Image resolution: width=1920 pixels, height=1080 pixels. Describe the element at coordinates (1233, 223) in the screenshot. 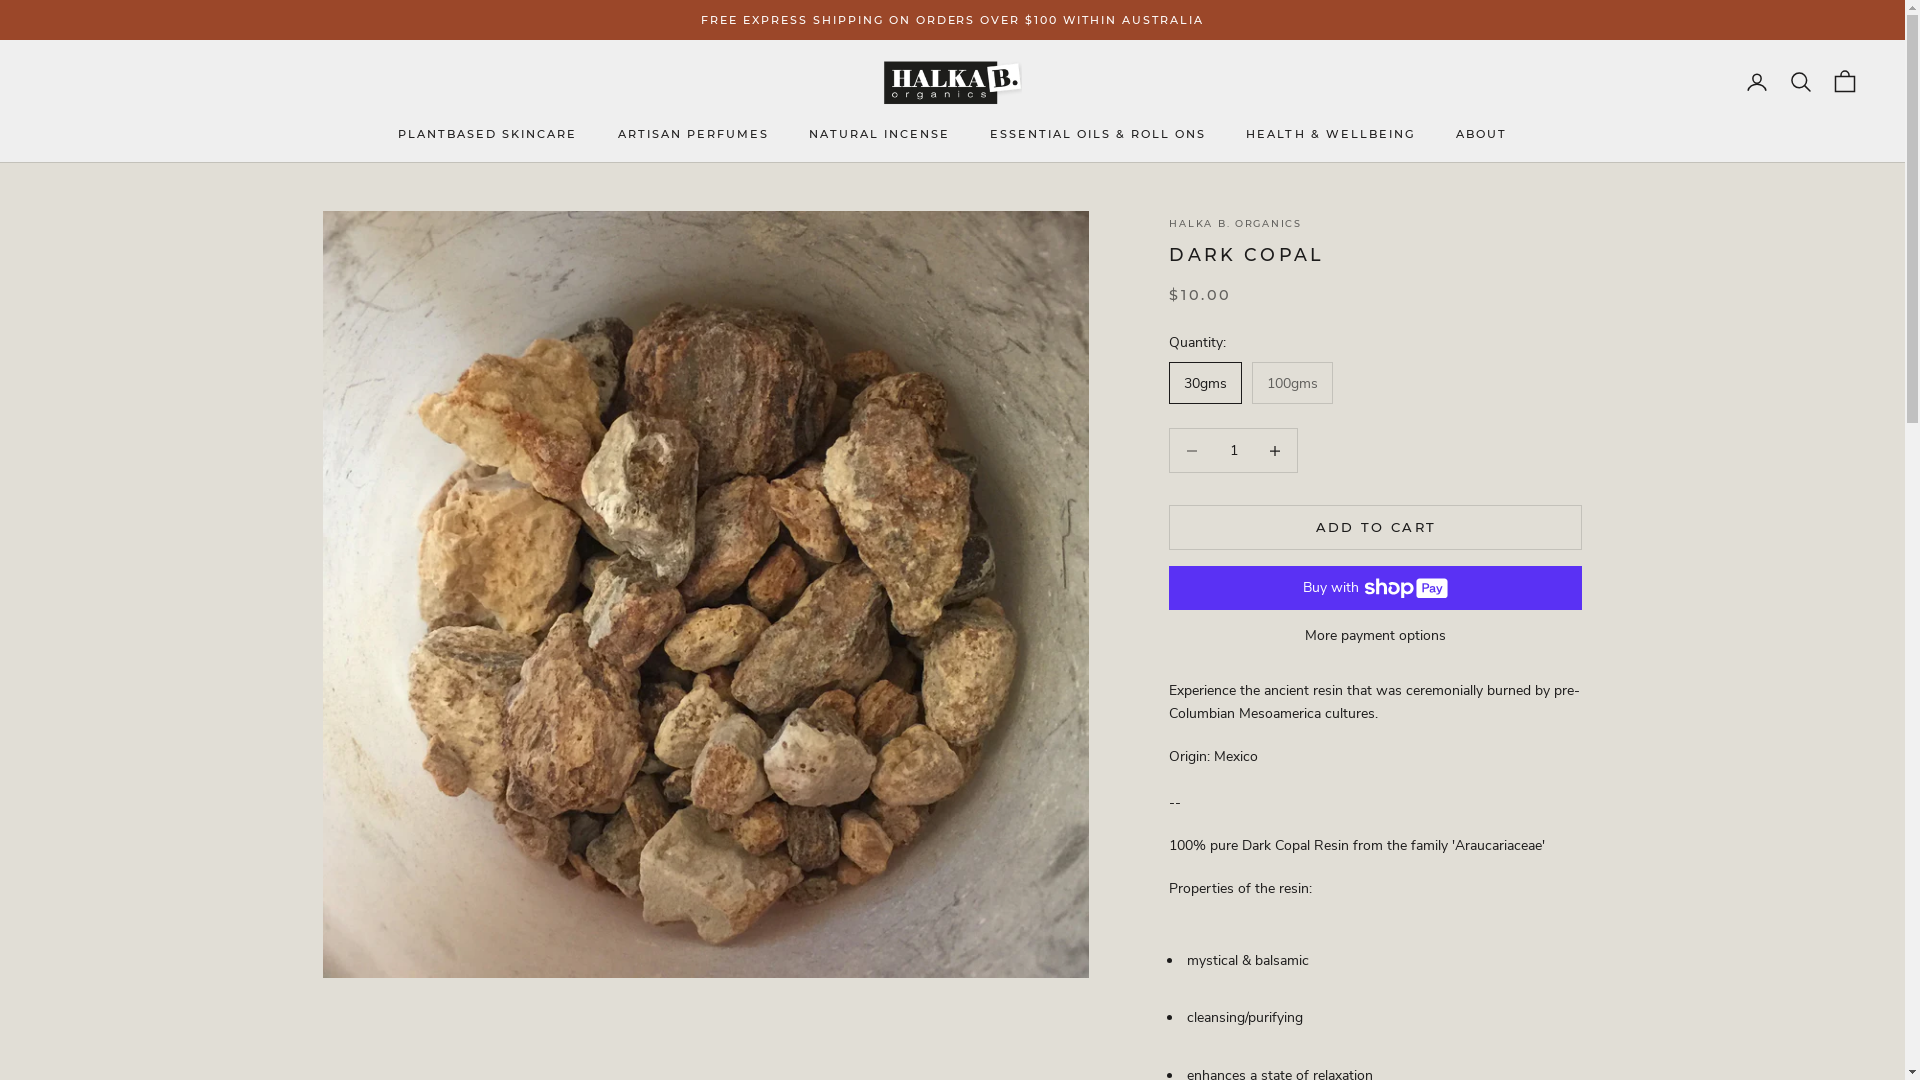

I see `'HALKA B. ORGANICS'` at that location.